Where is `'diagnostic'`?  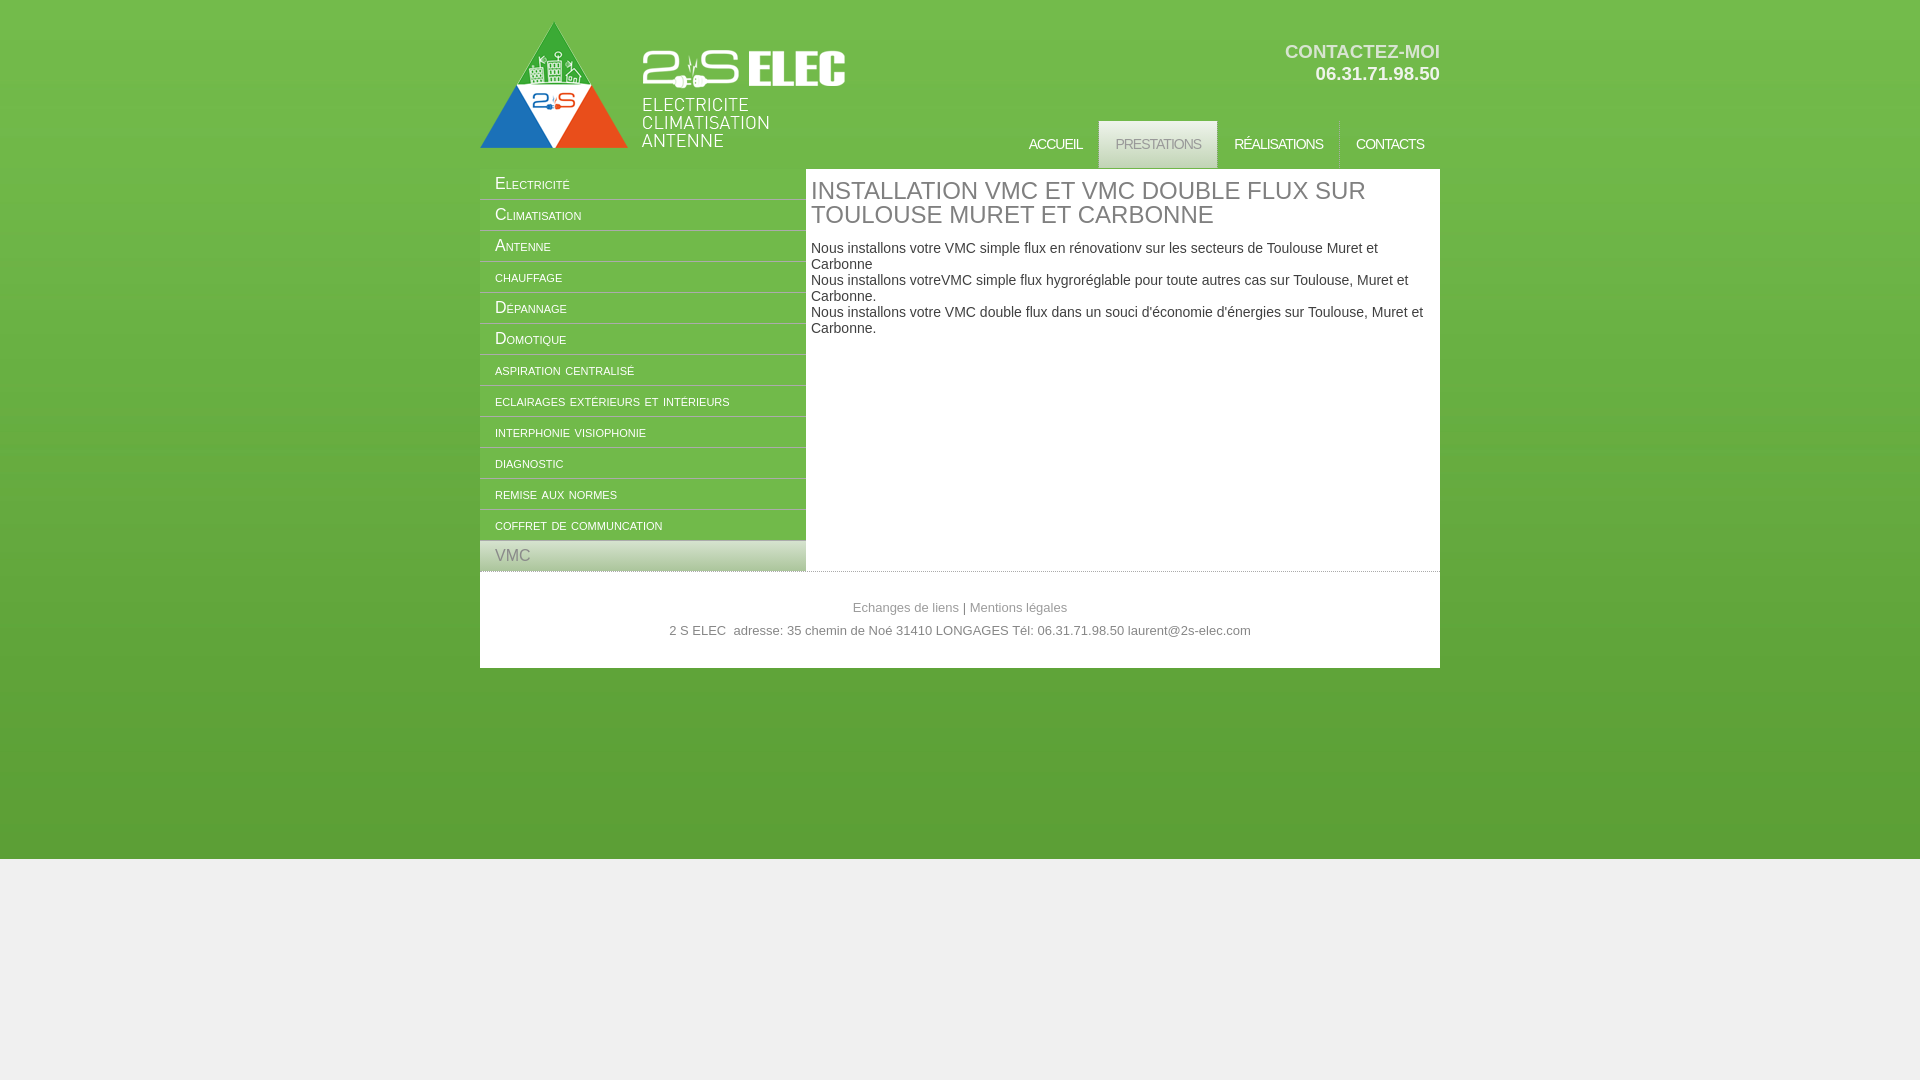 'diagnostic' is located at coordinates (643, 462).